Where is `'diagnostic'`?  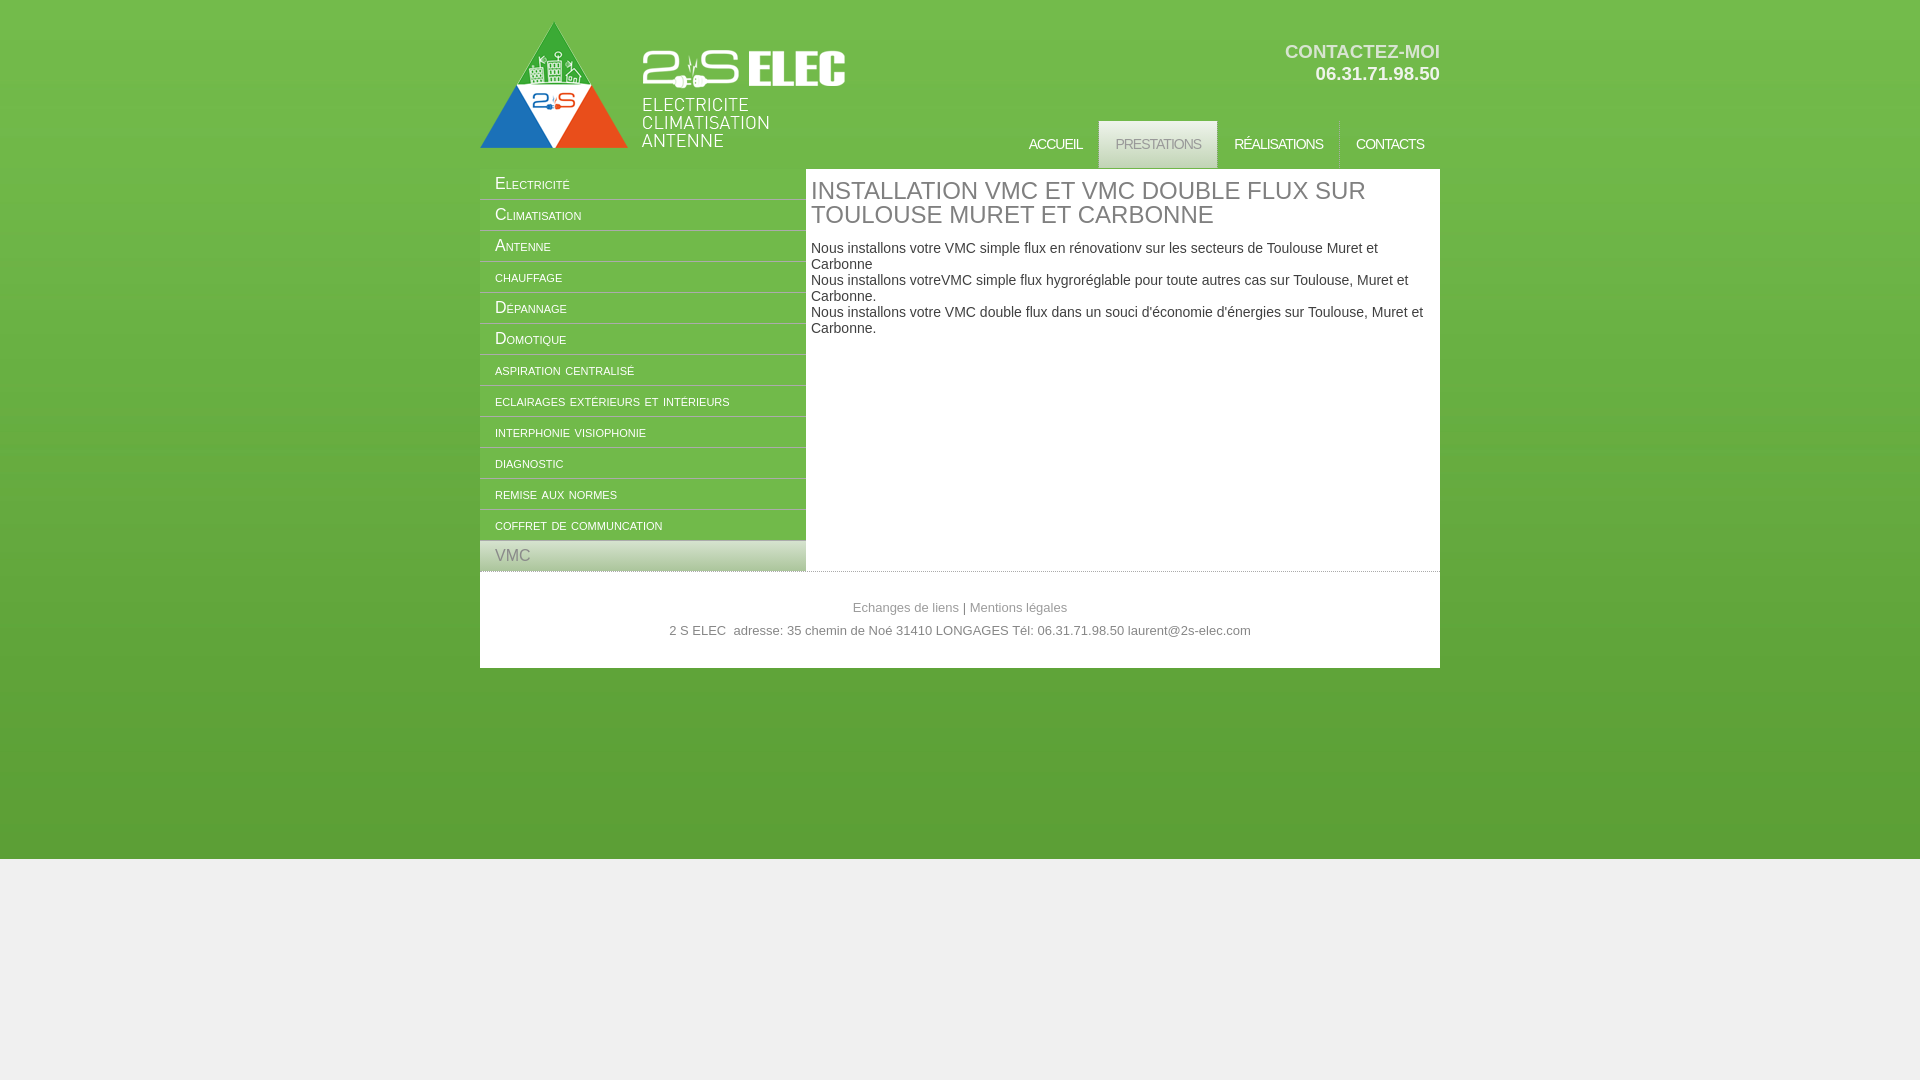 'diagnostic' is located at coordinates (643, 462).